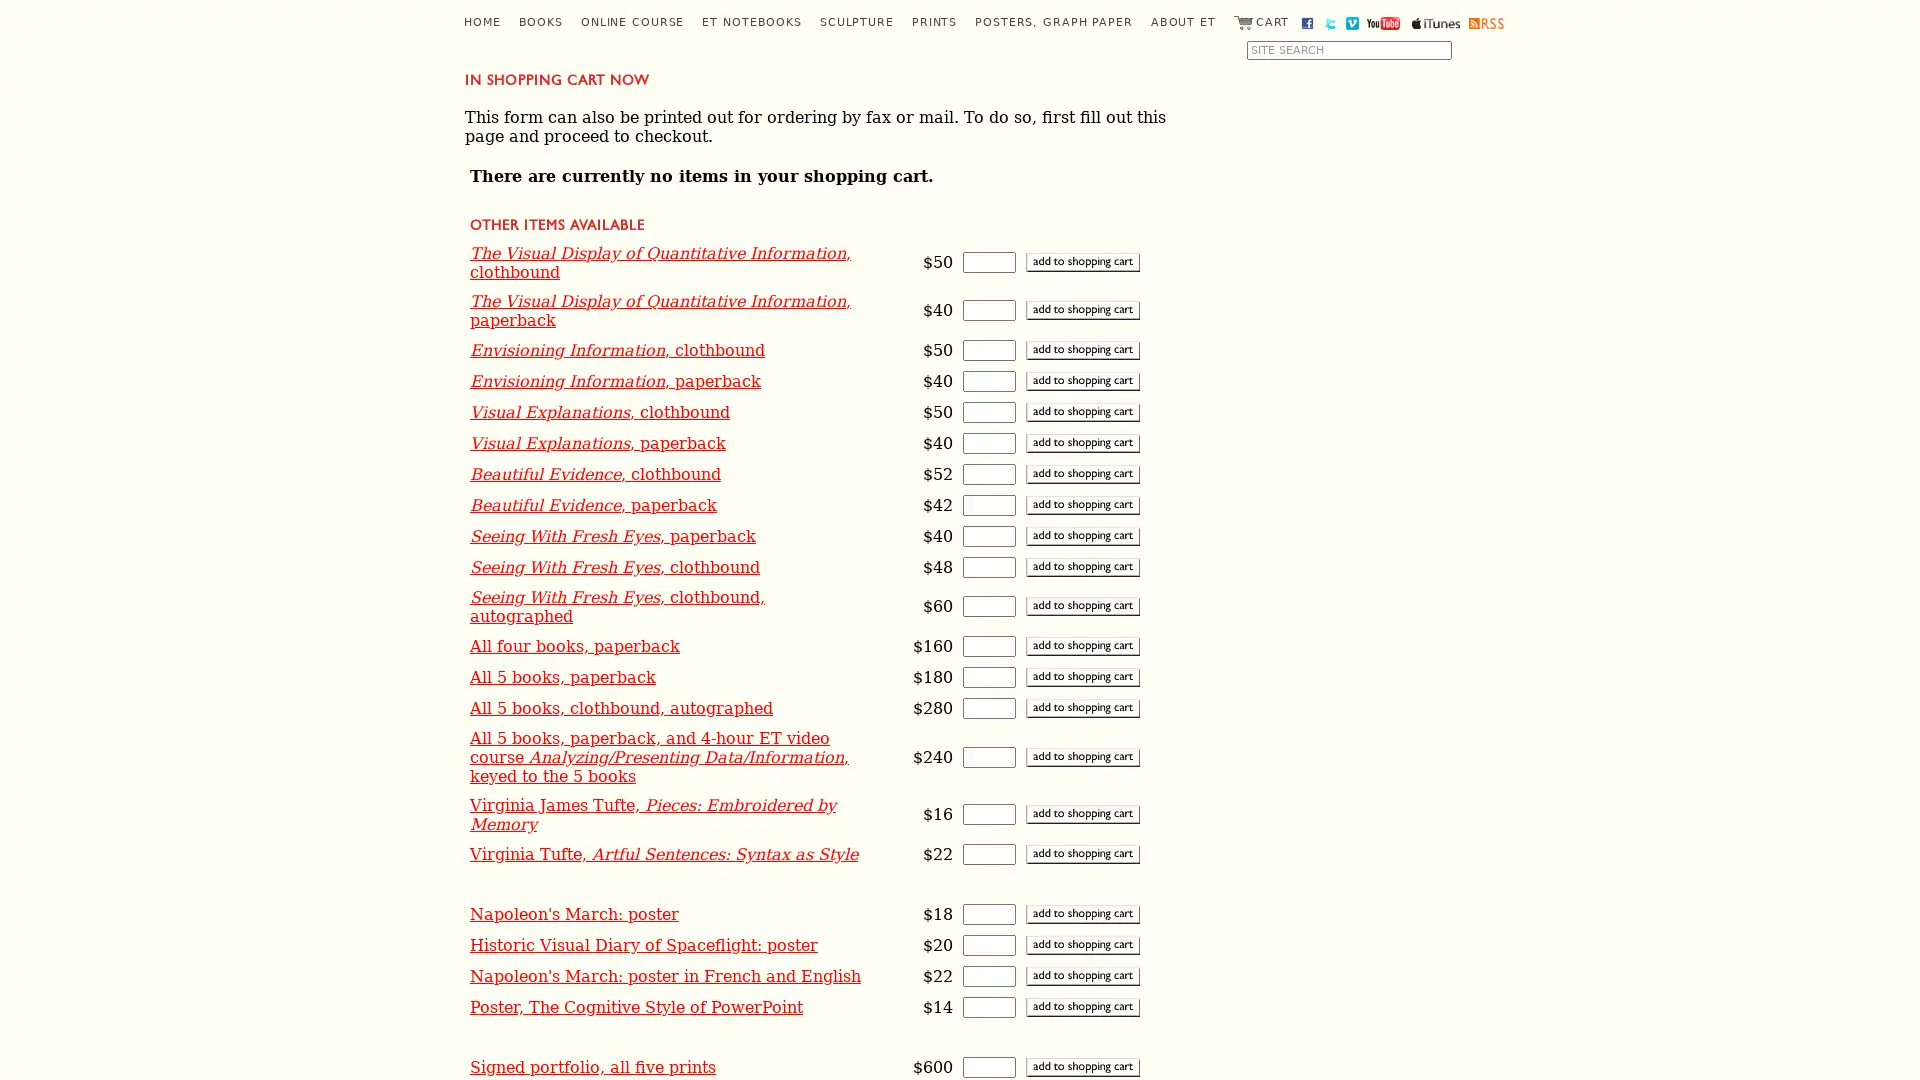  Describe the element at coordinates (1082, 473) in the screenshot. I see `add to shopping cart` at that location.